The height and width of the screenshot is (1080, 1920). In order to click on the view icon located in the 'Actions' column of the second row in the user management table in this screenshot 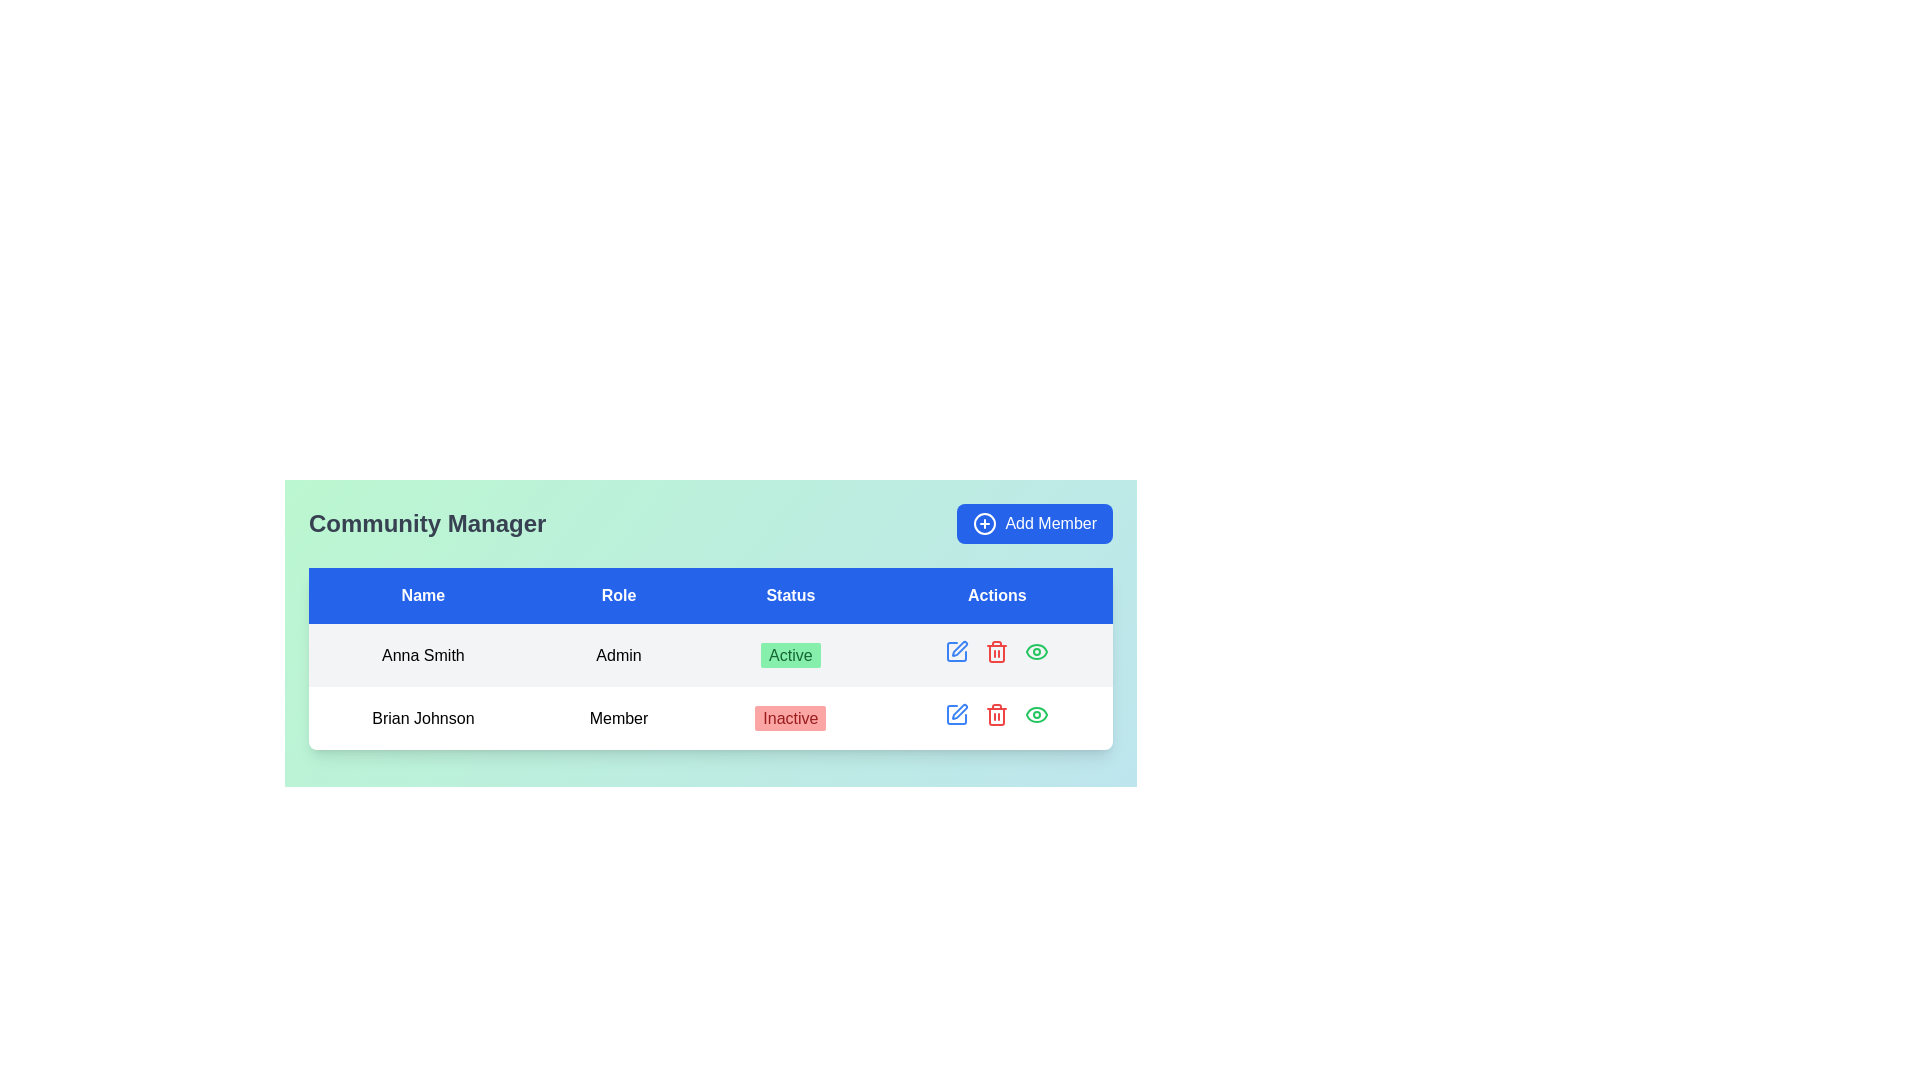, I will do `click(1037, 713)`.